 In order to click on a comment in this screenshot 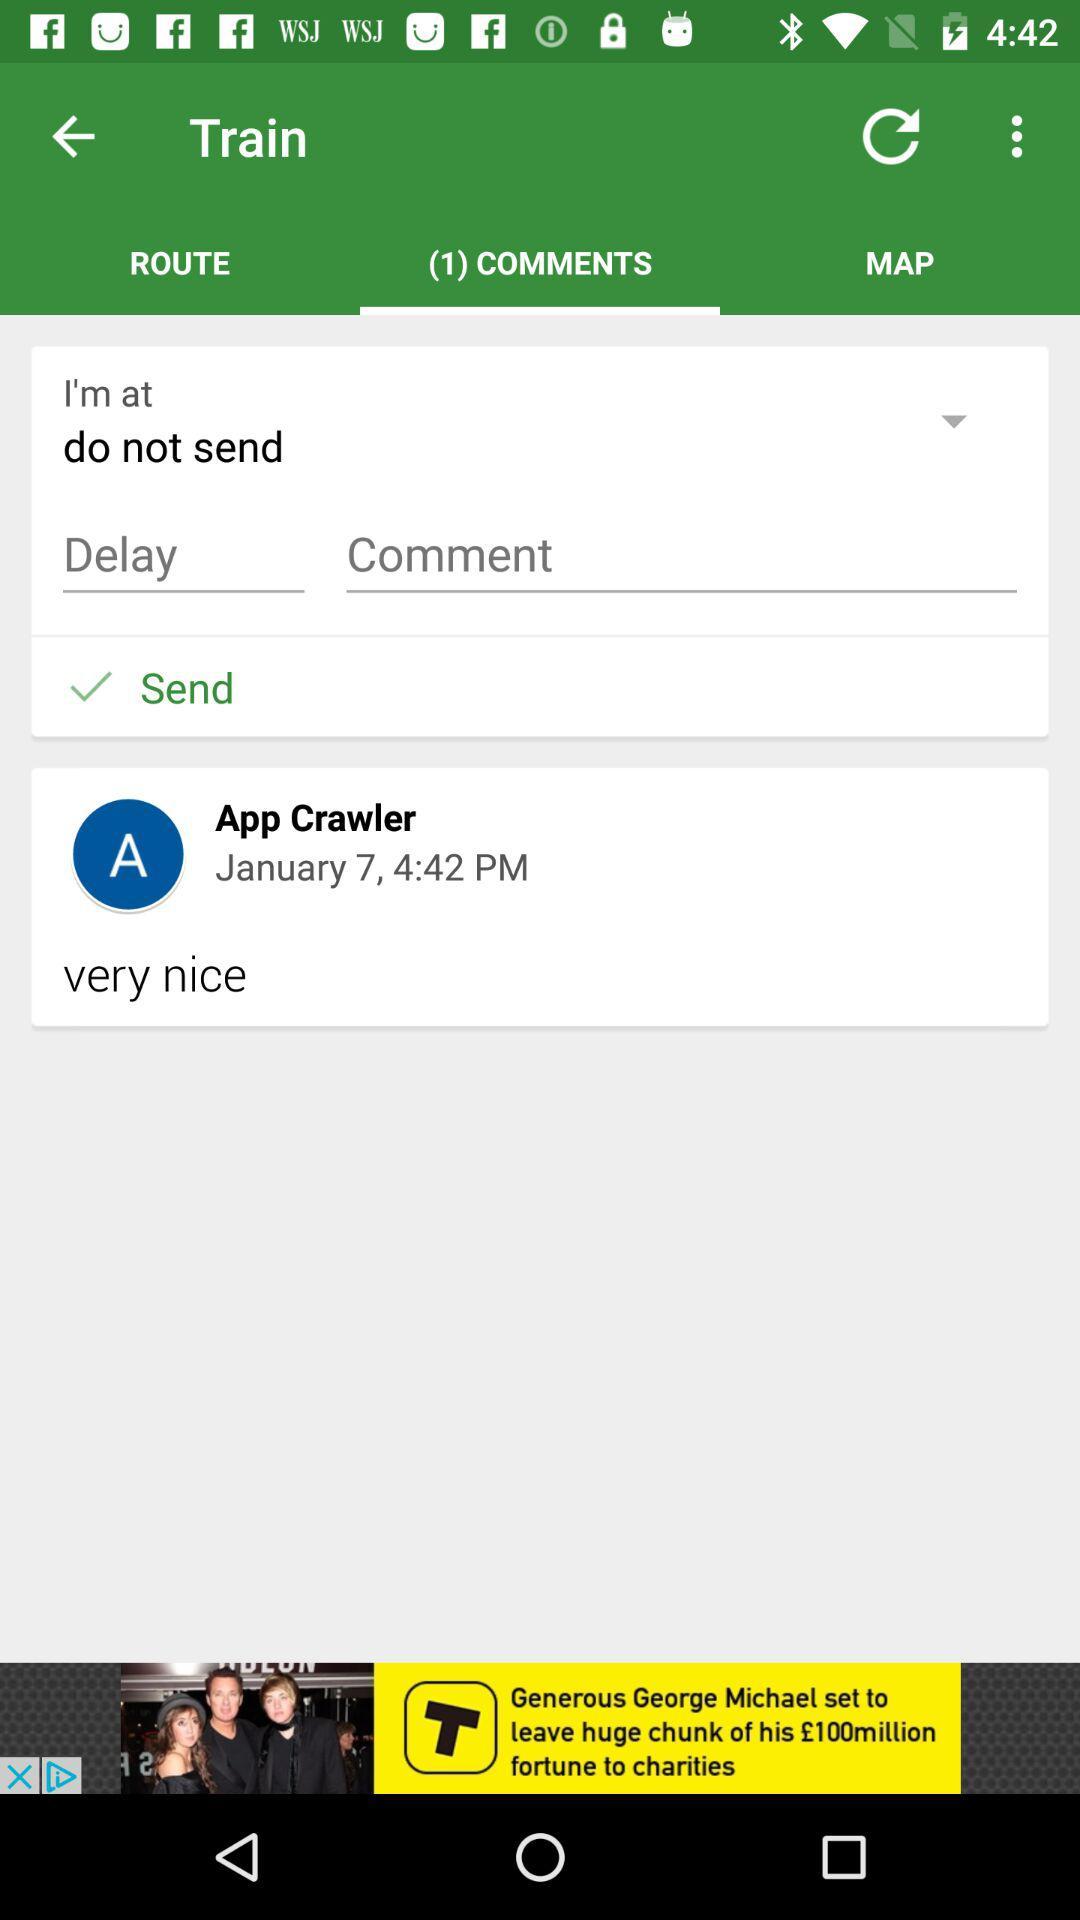, I will do `click(183, 554)`.